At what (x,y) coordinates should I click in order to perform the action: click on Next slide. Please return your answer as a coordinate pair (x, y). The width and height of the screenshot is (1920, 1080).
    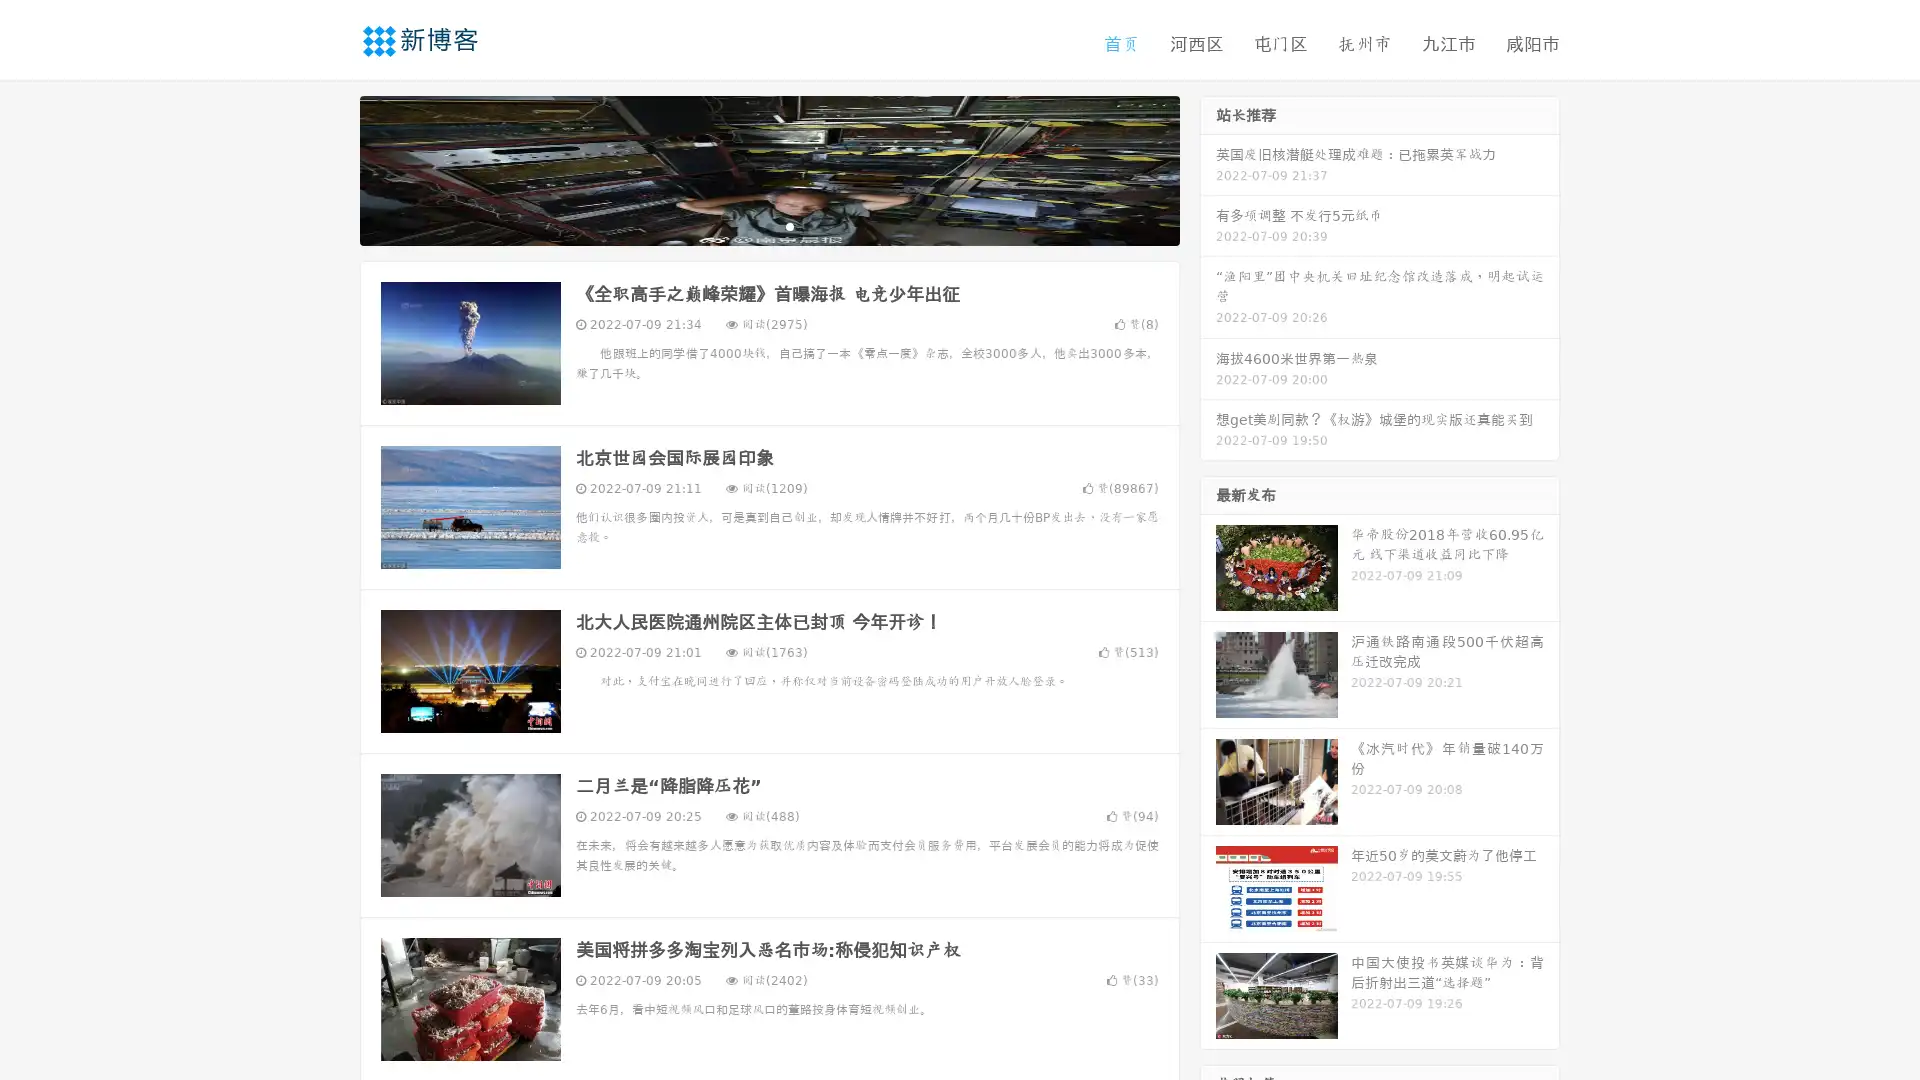
    Looking at the image, I should click on (1208, 168).